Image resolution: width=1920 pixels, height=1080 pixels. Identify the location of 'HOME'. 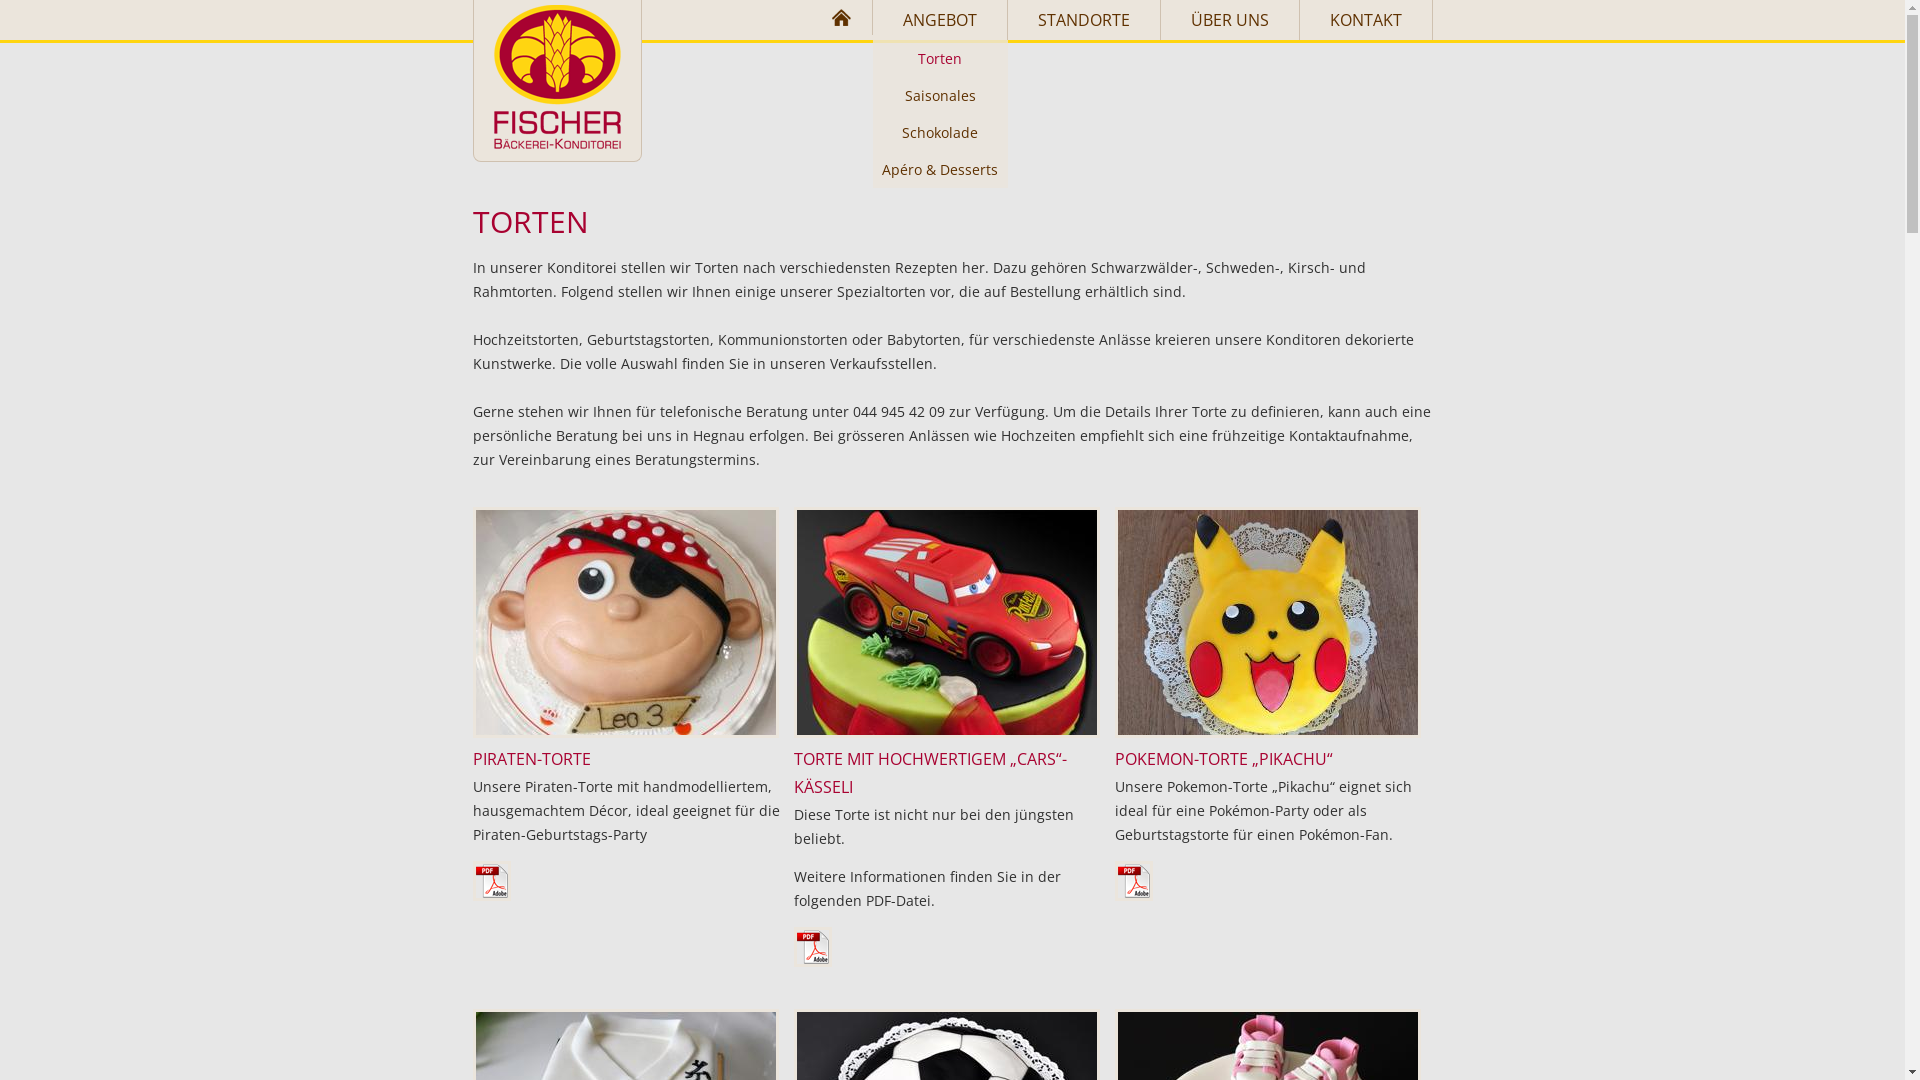
(842, 17).